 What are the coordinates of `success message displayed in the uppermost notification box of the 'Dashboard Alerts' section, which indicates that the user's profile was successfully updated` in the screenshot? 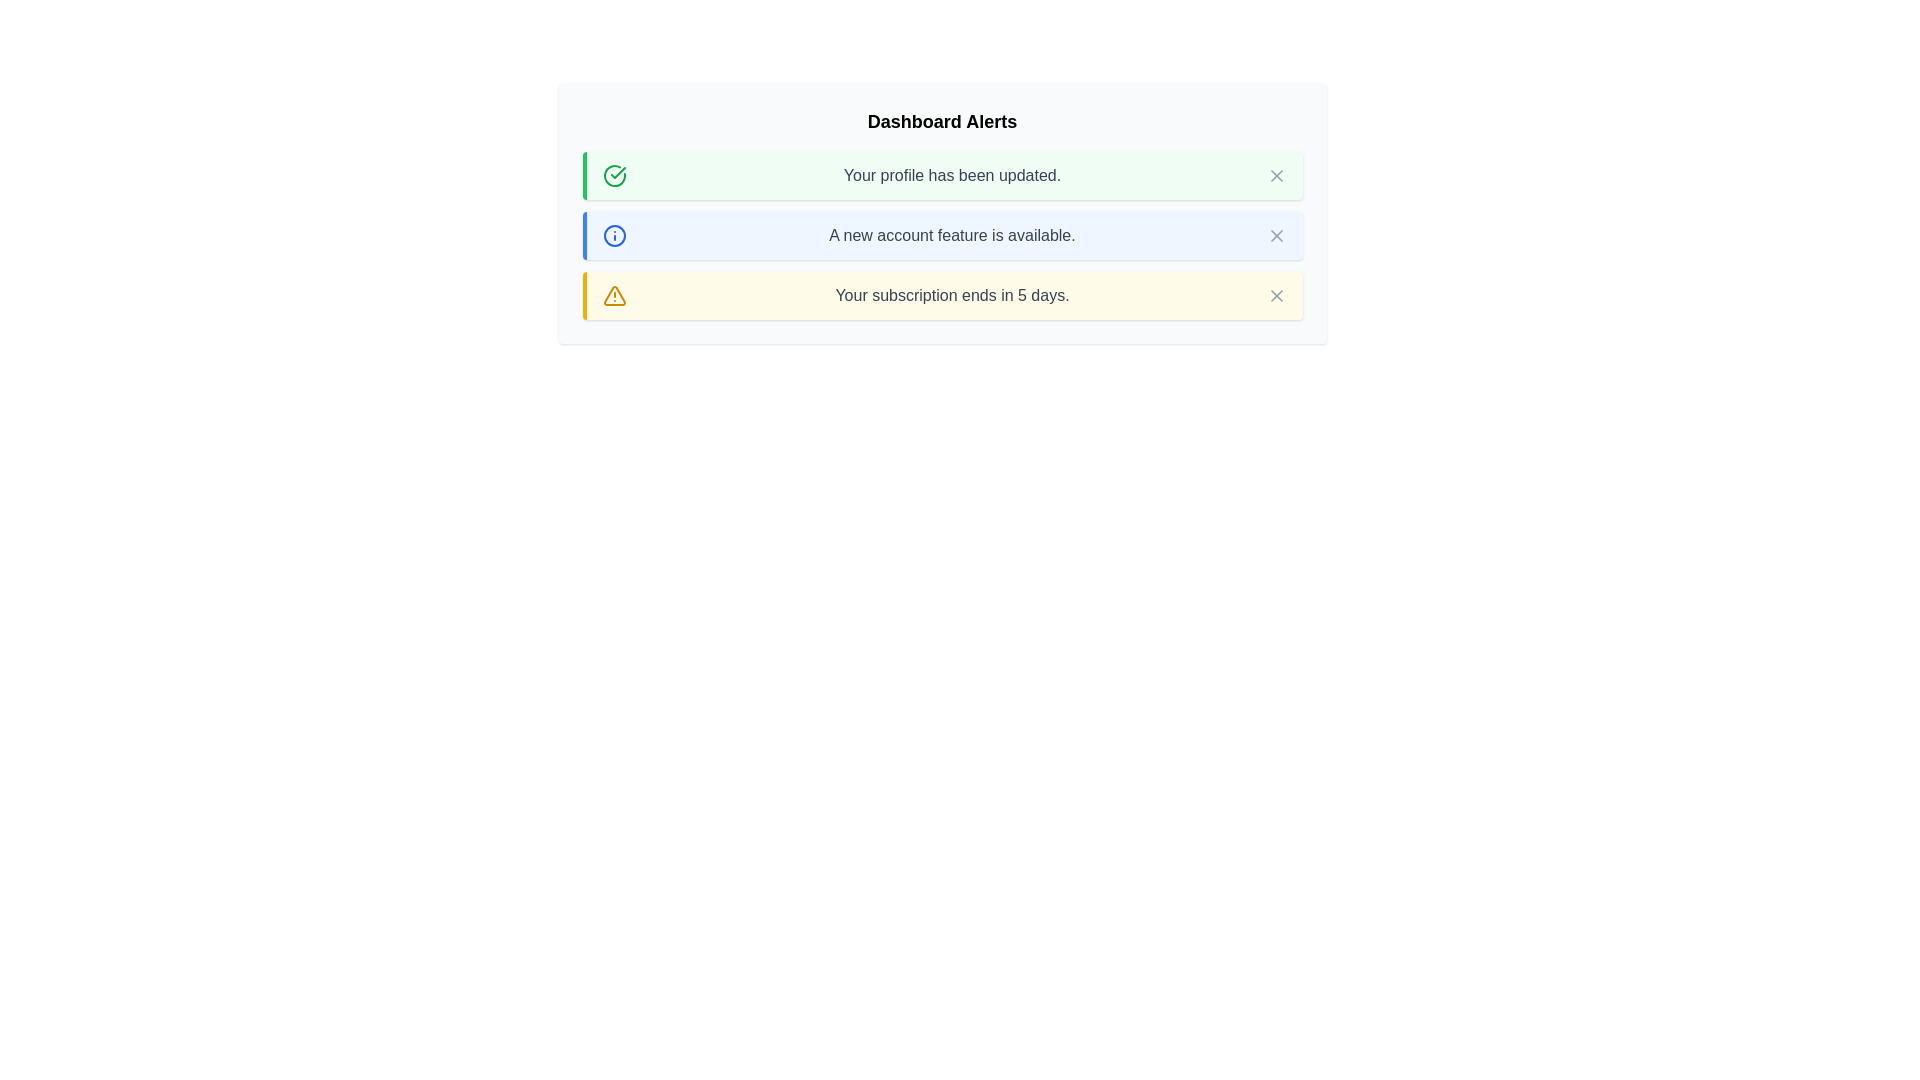 It's located at (951, 175).